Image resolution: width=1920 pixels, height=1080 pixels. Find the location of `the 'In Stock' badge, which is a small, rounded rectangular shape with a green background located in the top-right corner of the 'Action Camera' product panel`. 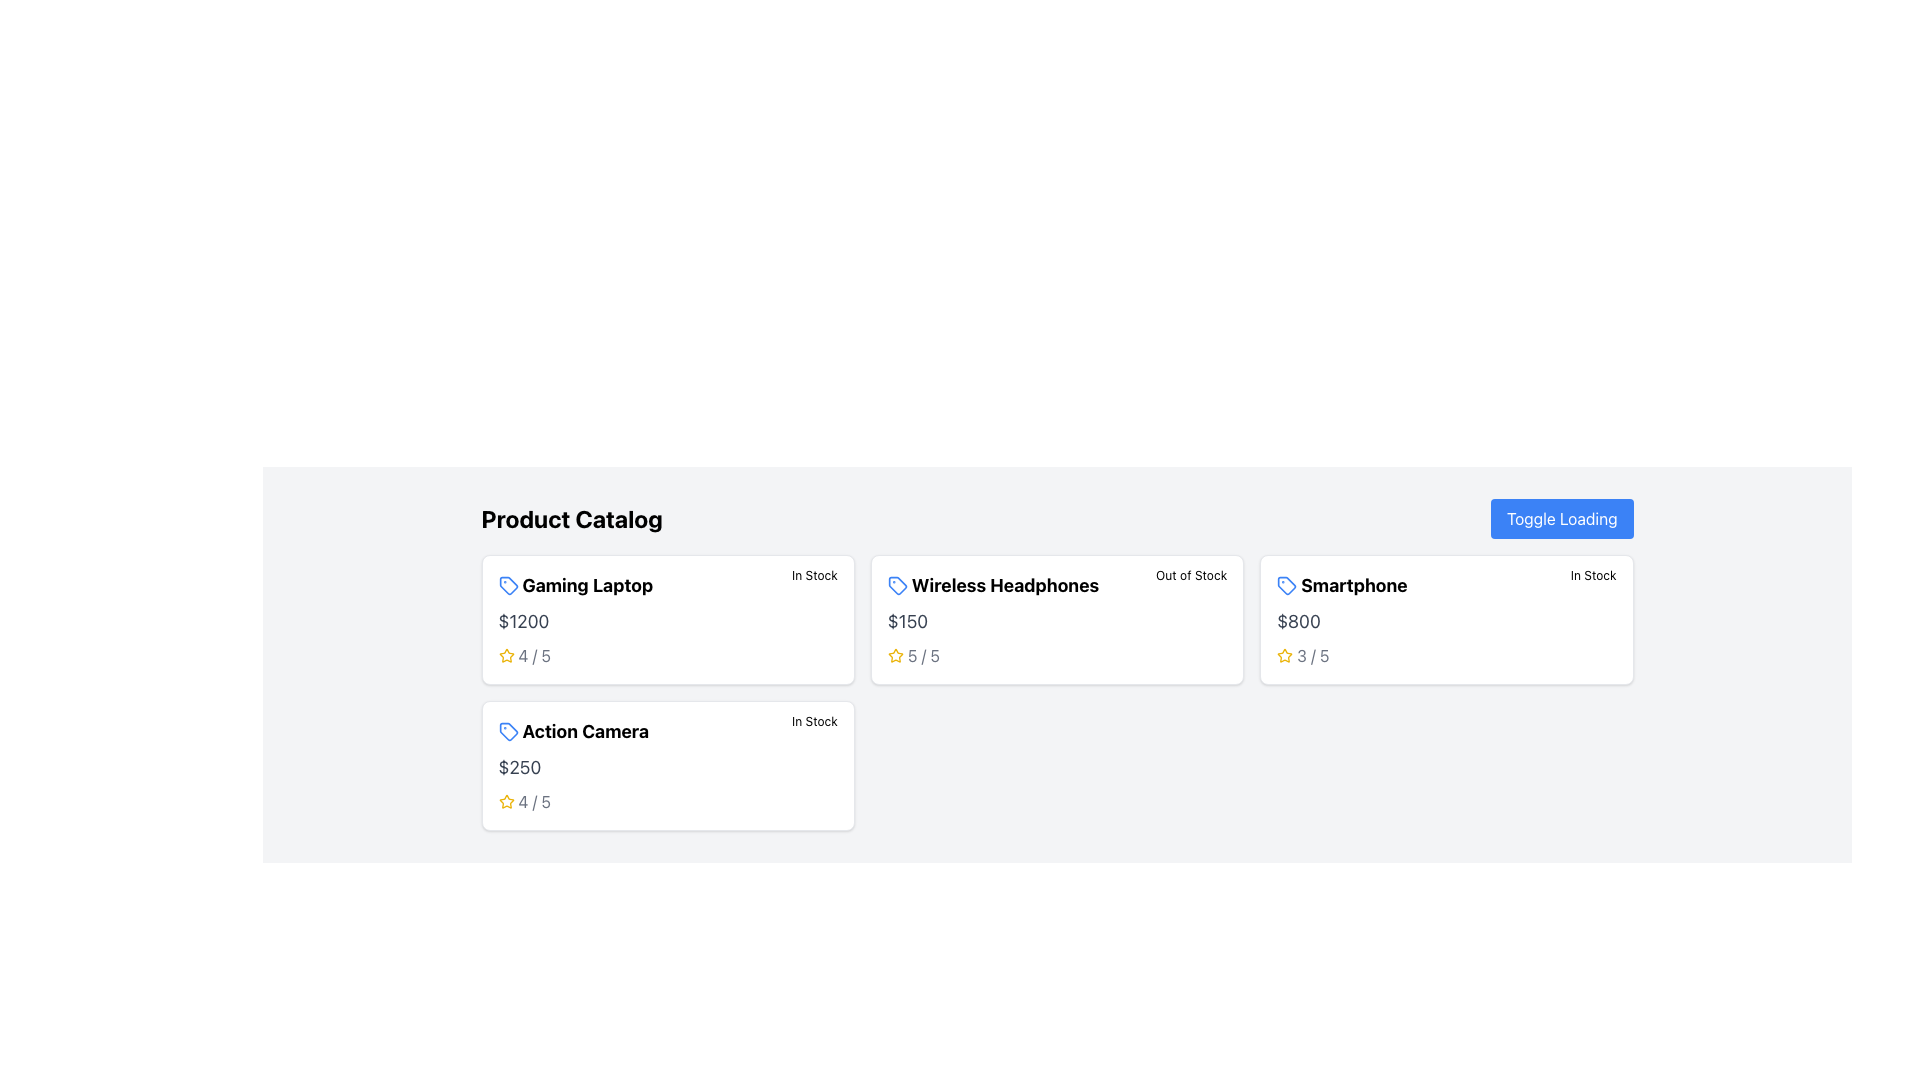

the 'In Stock' badge, which is a small, rounded rectangular shape with a green background located in the top-right corner of the 'Action Camera' product panel is located at coordinates (814, 721).